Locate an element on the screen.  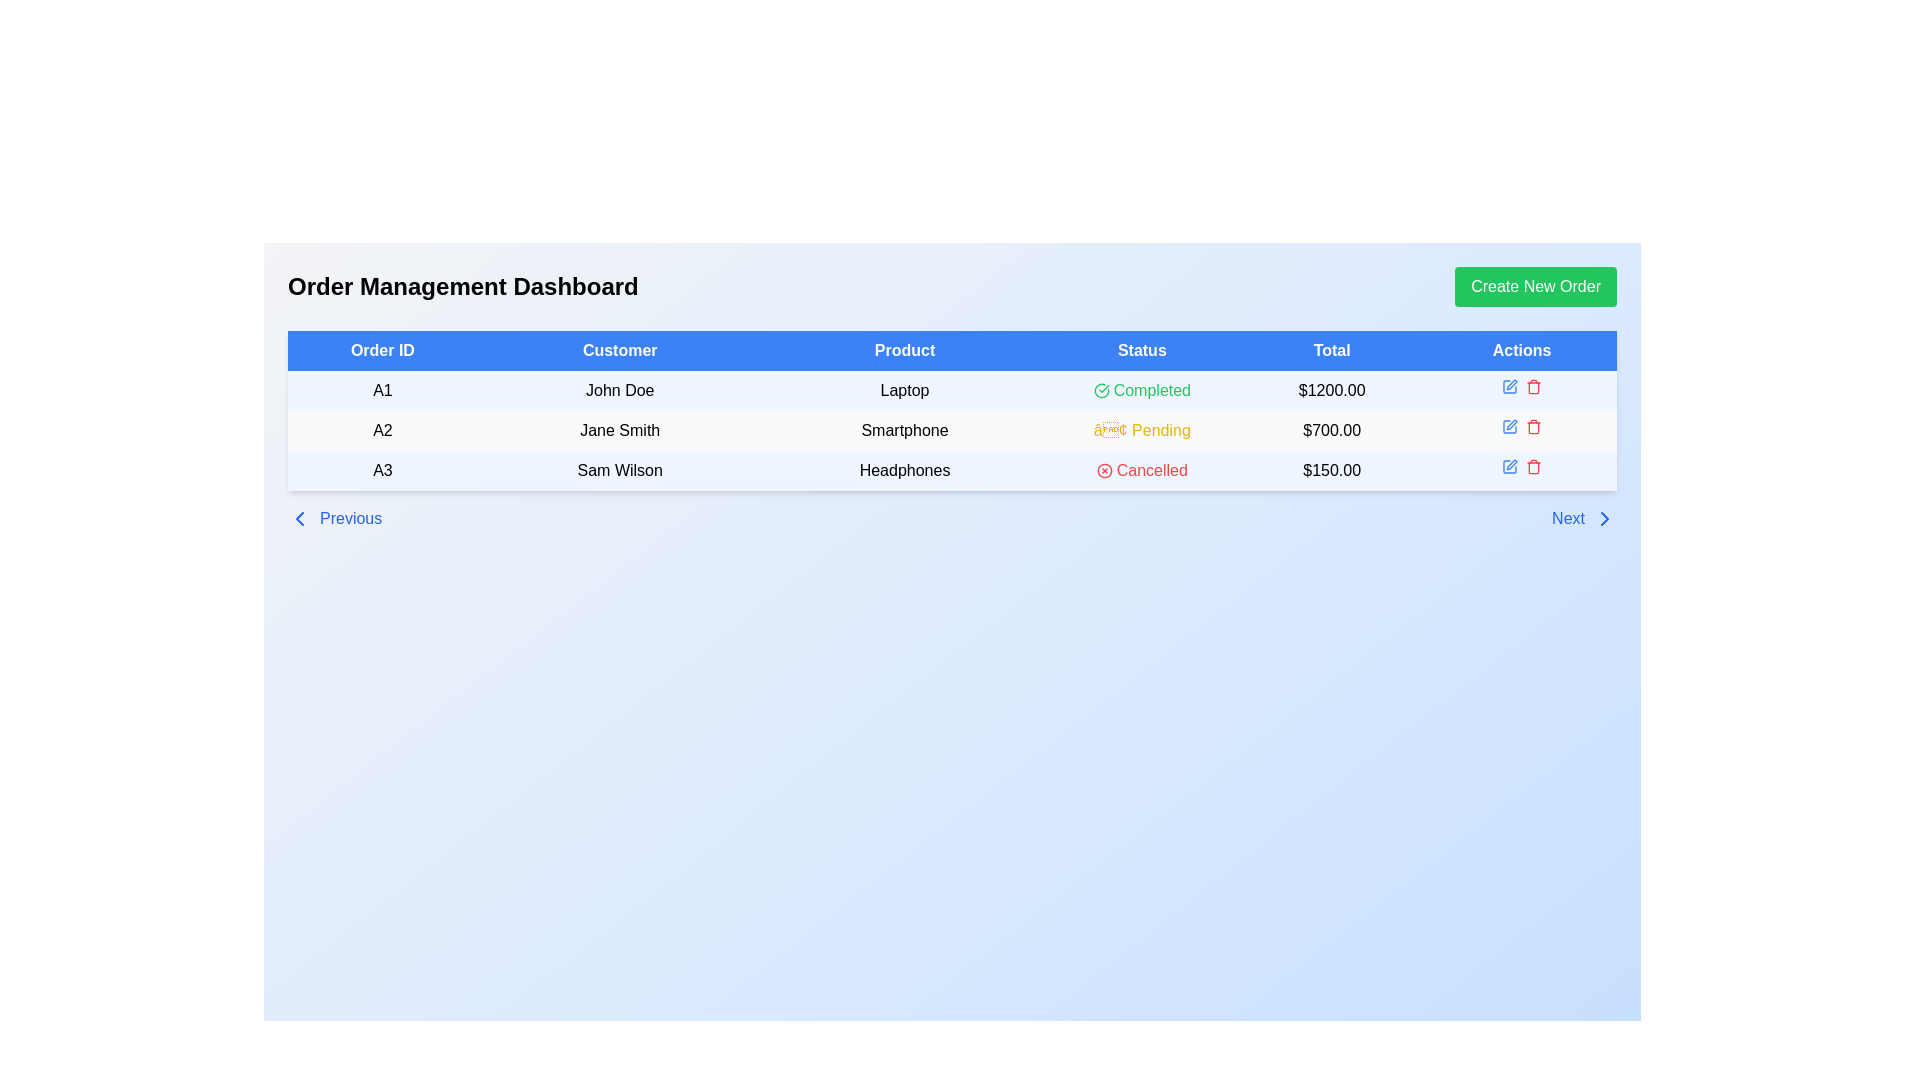
the rectangular icon button located in the third row of the 'Actions' column in the table, which is to the left of a trash bin icon is located at coordinates (1510, 386).